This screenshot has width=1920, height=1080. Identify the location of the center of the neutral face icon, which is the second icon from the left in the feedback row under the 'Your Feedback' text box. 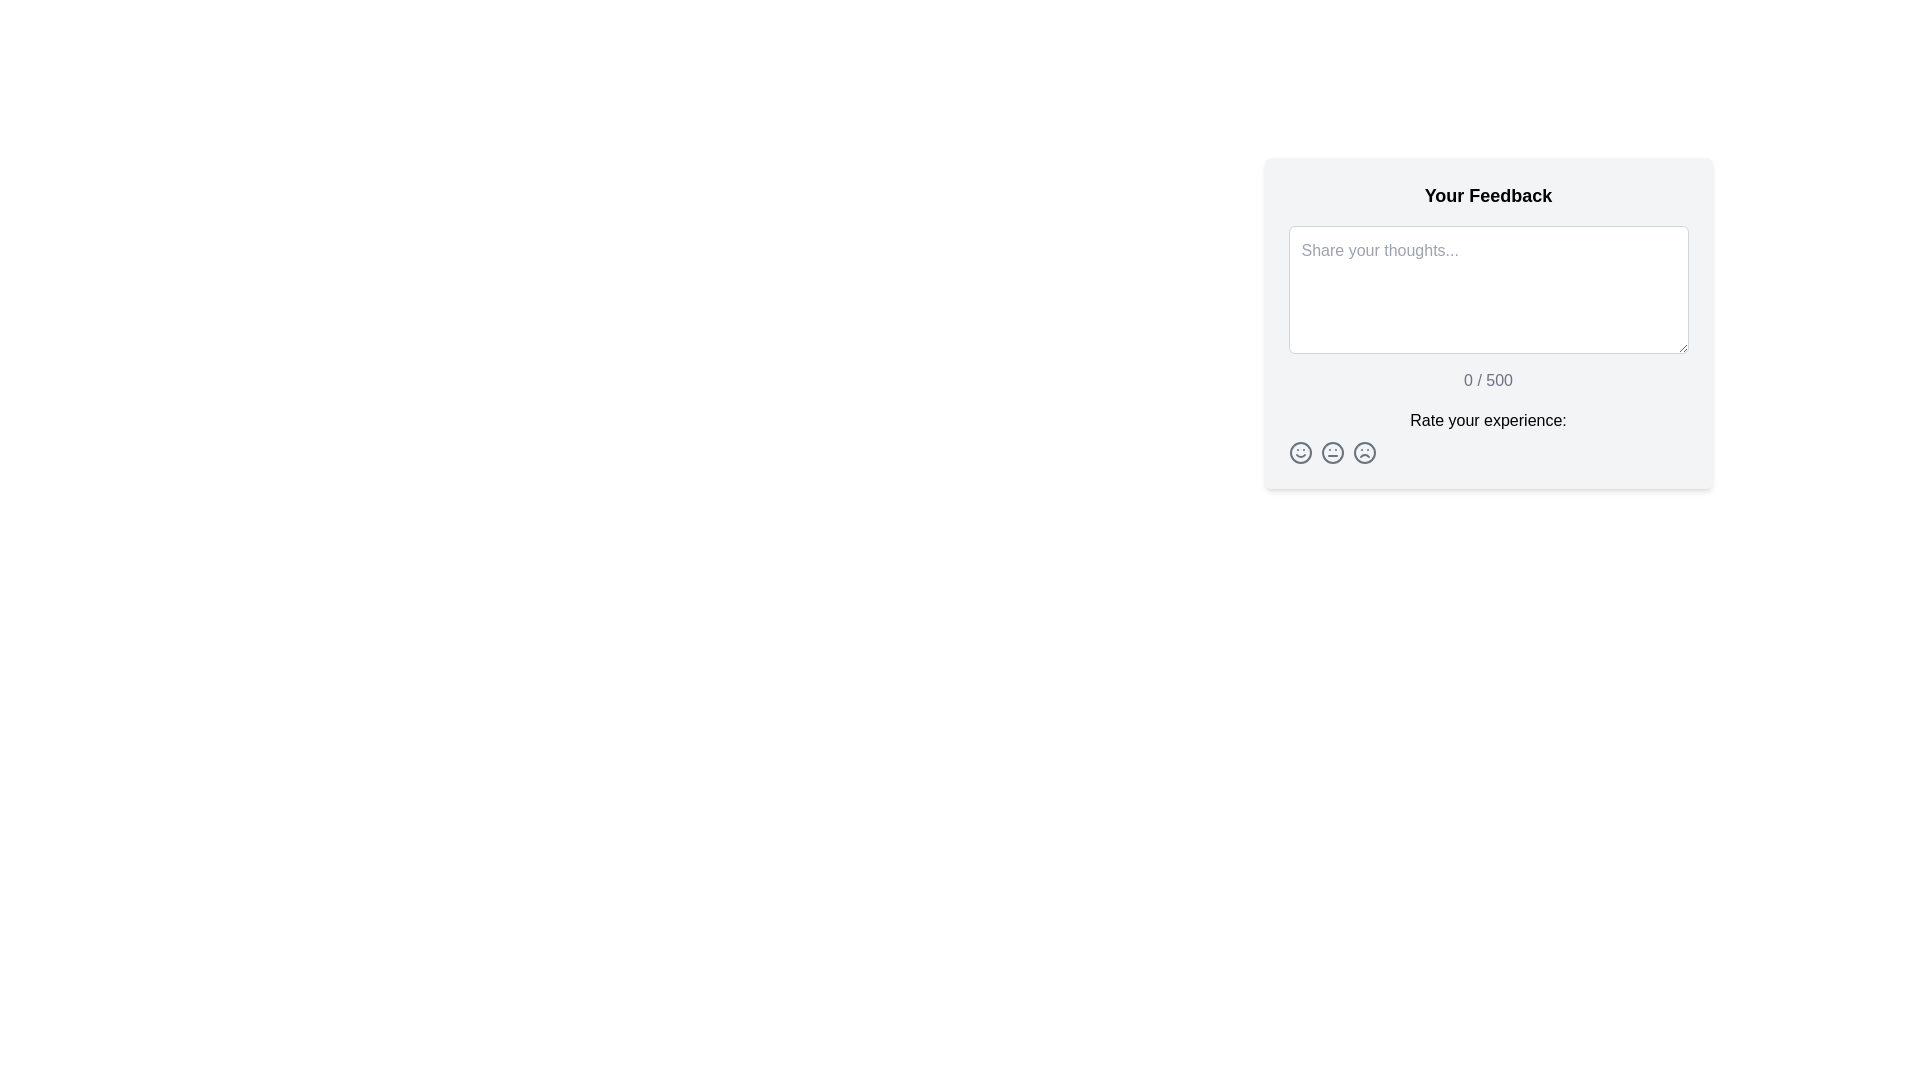
(1332, 452).